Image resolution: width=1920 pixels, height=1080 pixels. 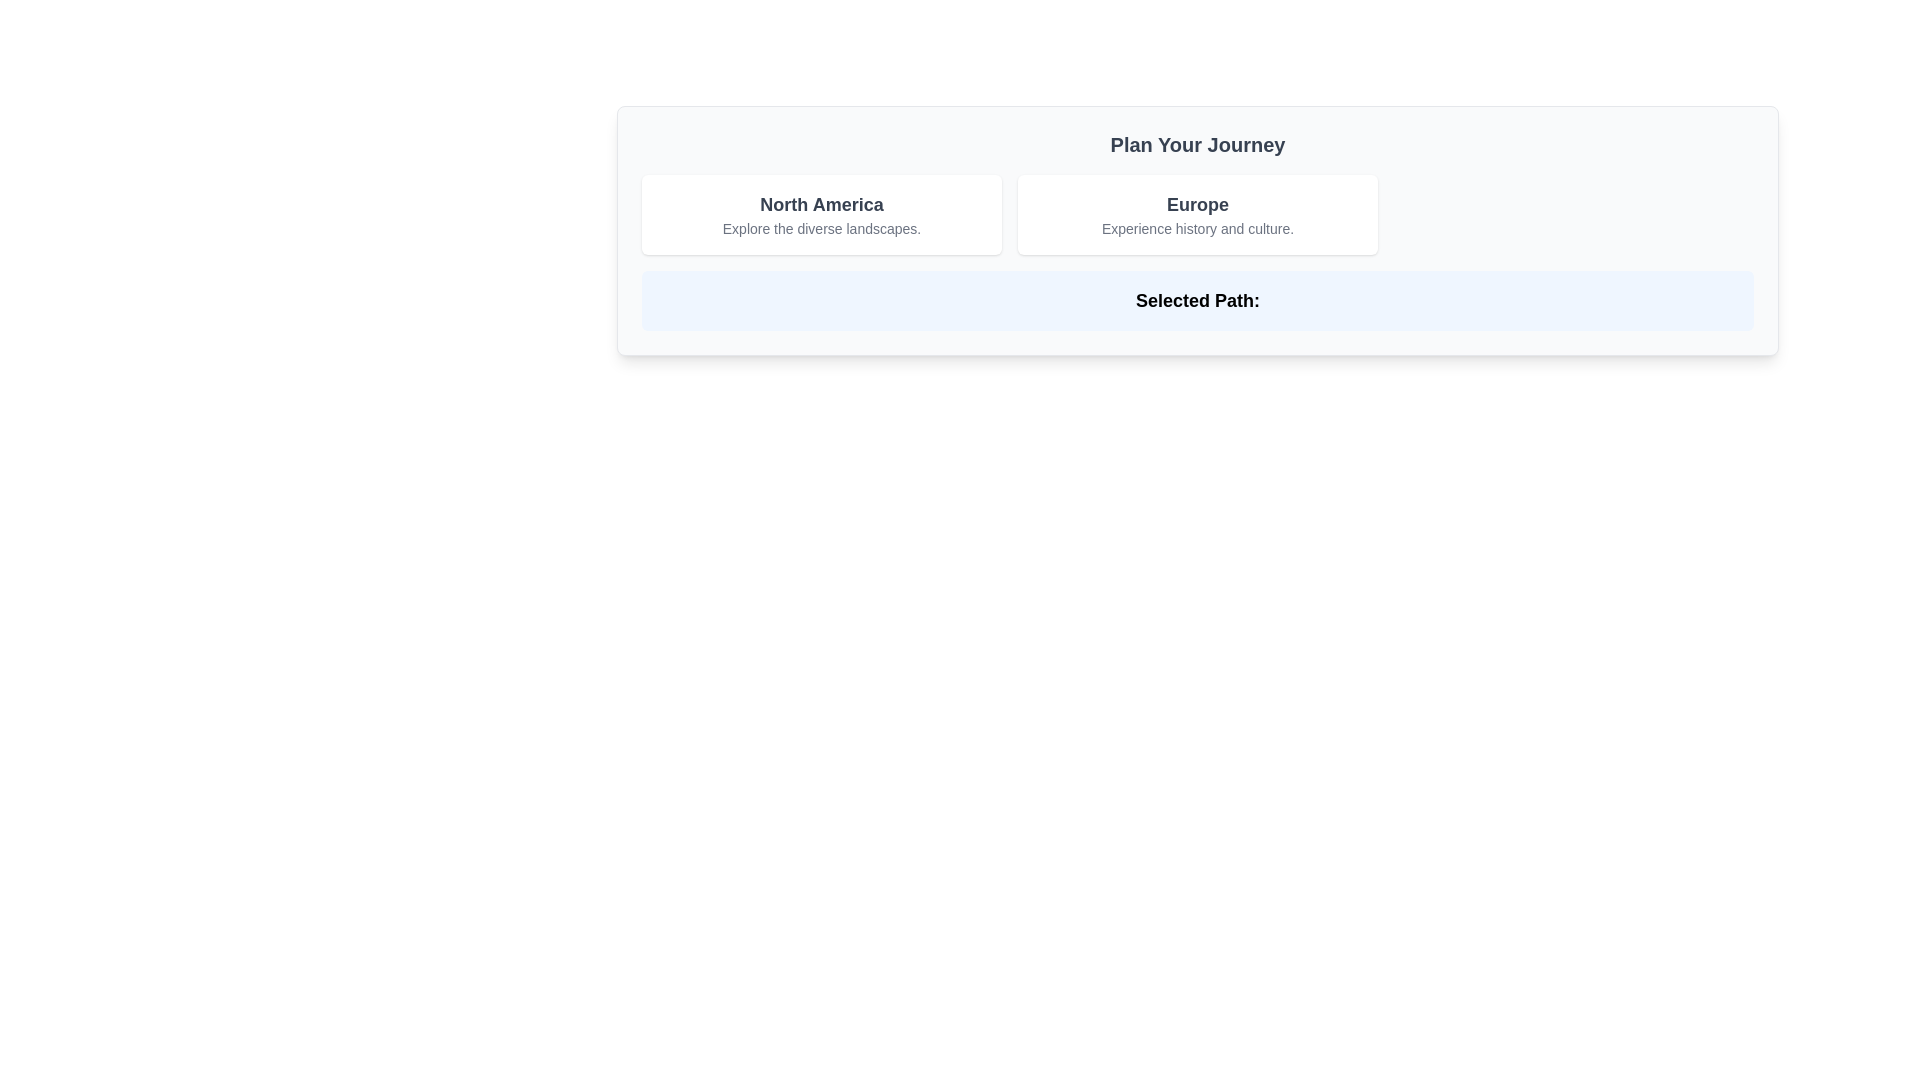 What do you see at coordinates (1198, 300) in the screenshot?
I see `the Text label indicating the section for user selection beneath the title 'Plan Your Journey' and above the disc-styled list` at bounding box center [1198, 300].